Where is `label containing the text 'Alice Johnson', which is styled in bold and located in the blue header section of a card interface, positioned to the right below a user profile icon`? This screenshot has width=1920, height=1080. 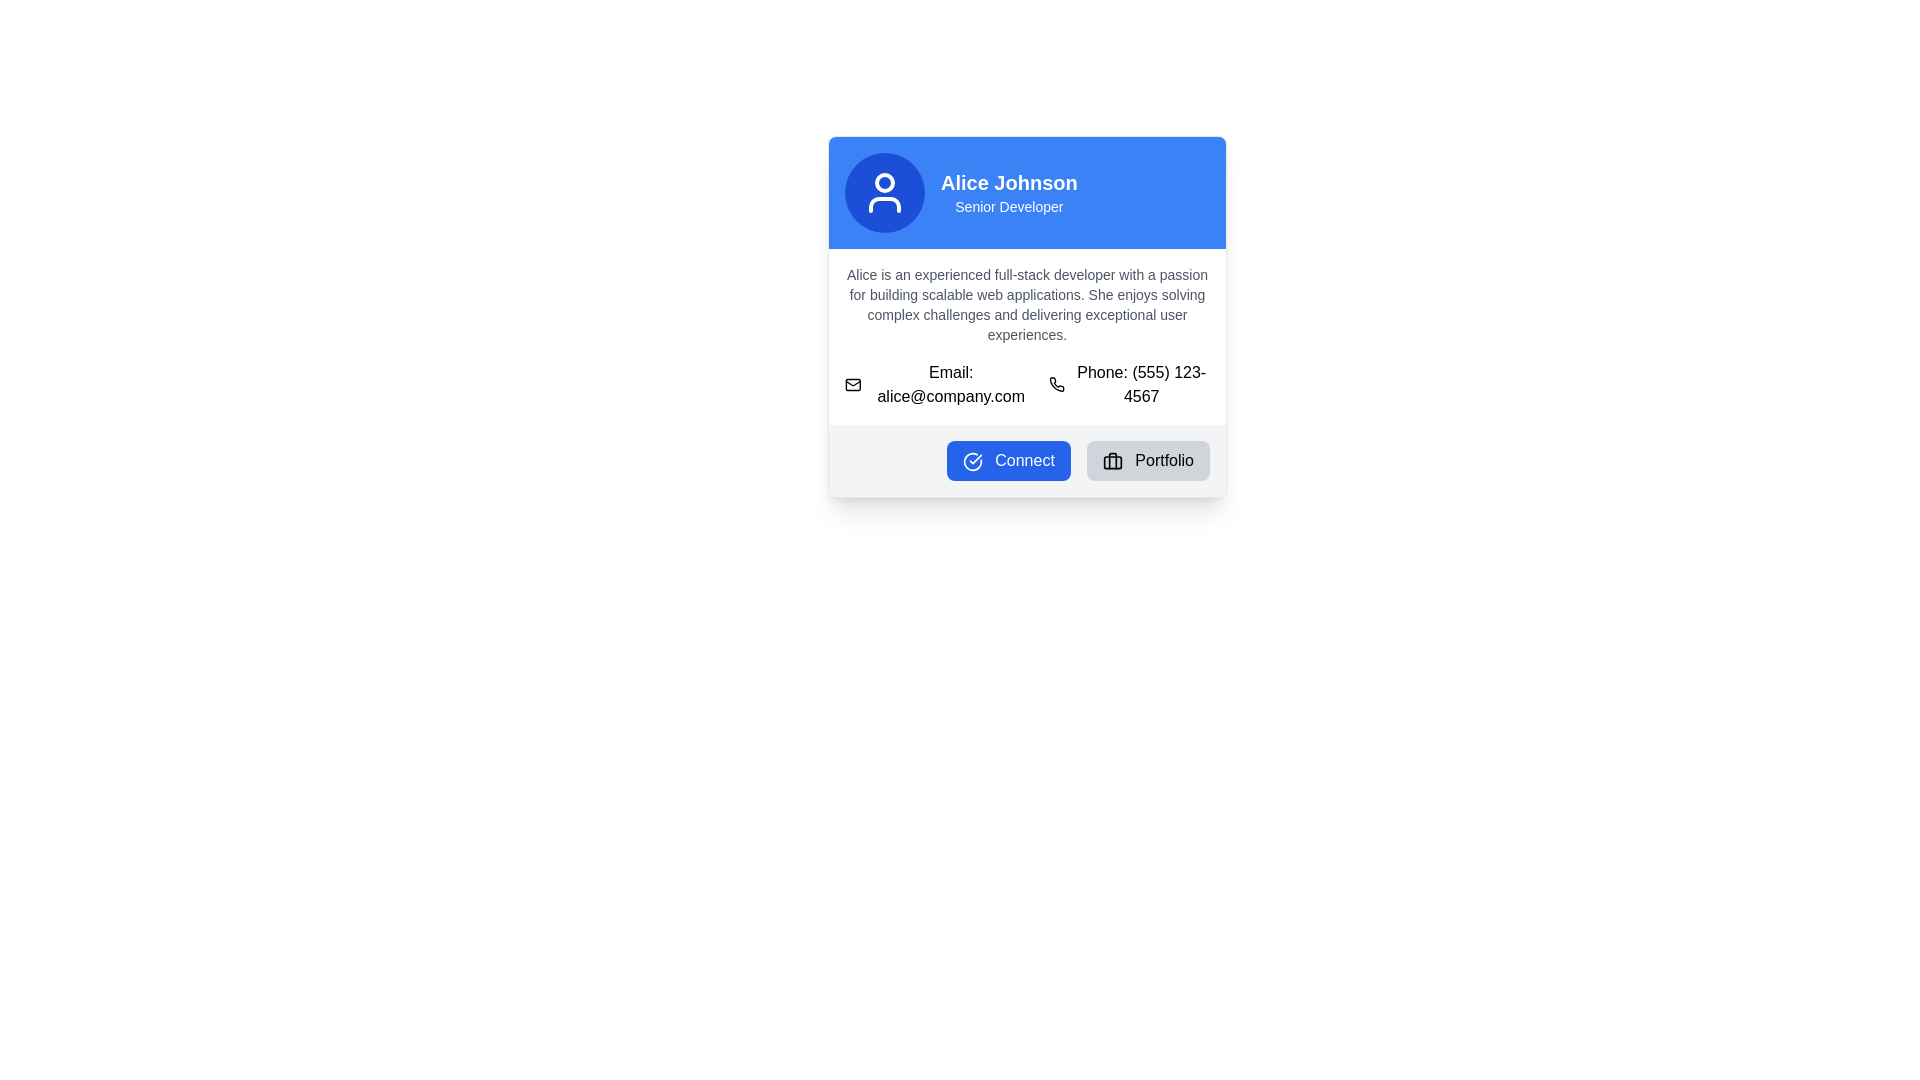 label containing the text 'Alice Johnson', which is styled in bold and located in the blue header section of a card interface, positioned to the right below a user profile icon is located at coordinates (1009, 182).